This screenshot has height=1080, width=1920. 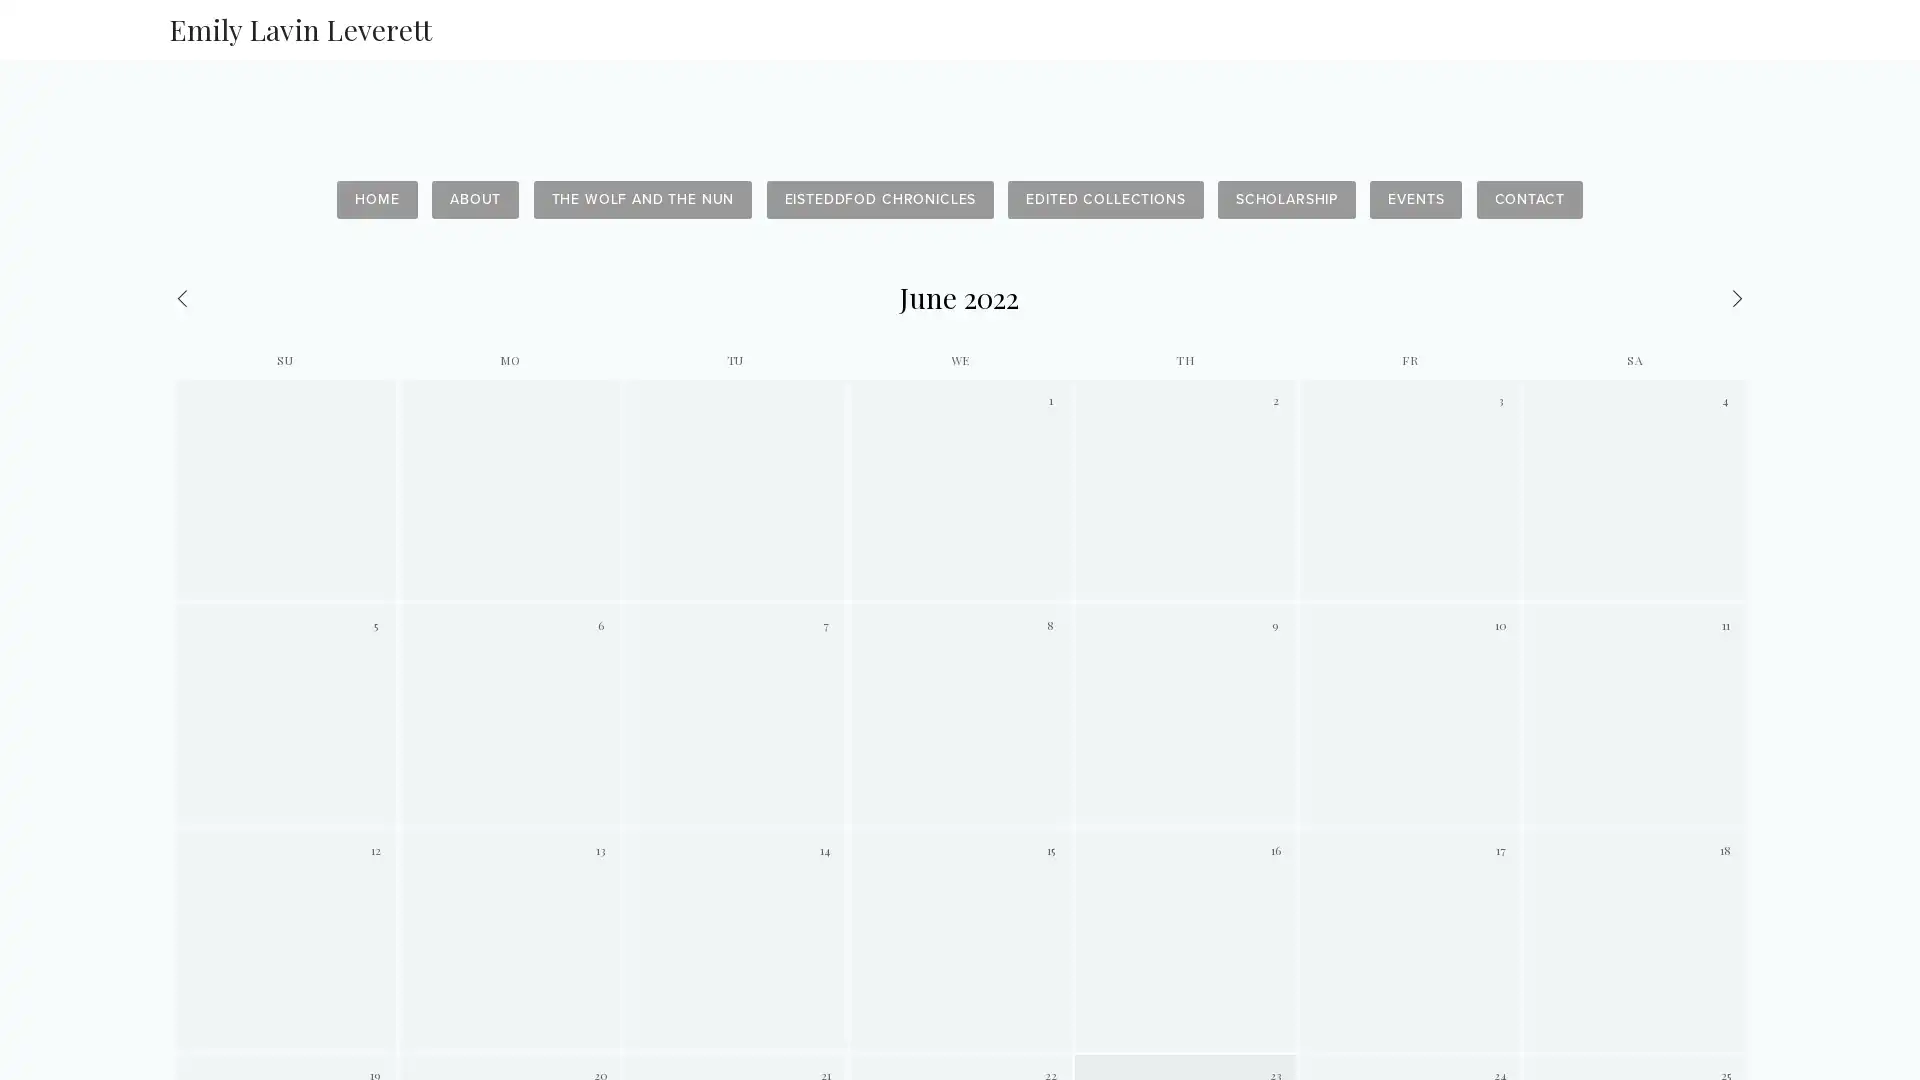 What do you see at coordinates (279, 297) in the screenshot?
I see `Go to previous month` at bounding box center [279, 297].